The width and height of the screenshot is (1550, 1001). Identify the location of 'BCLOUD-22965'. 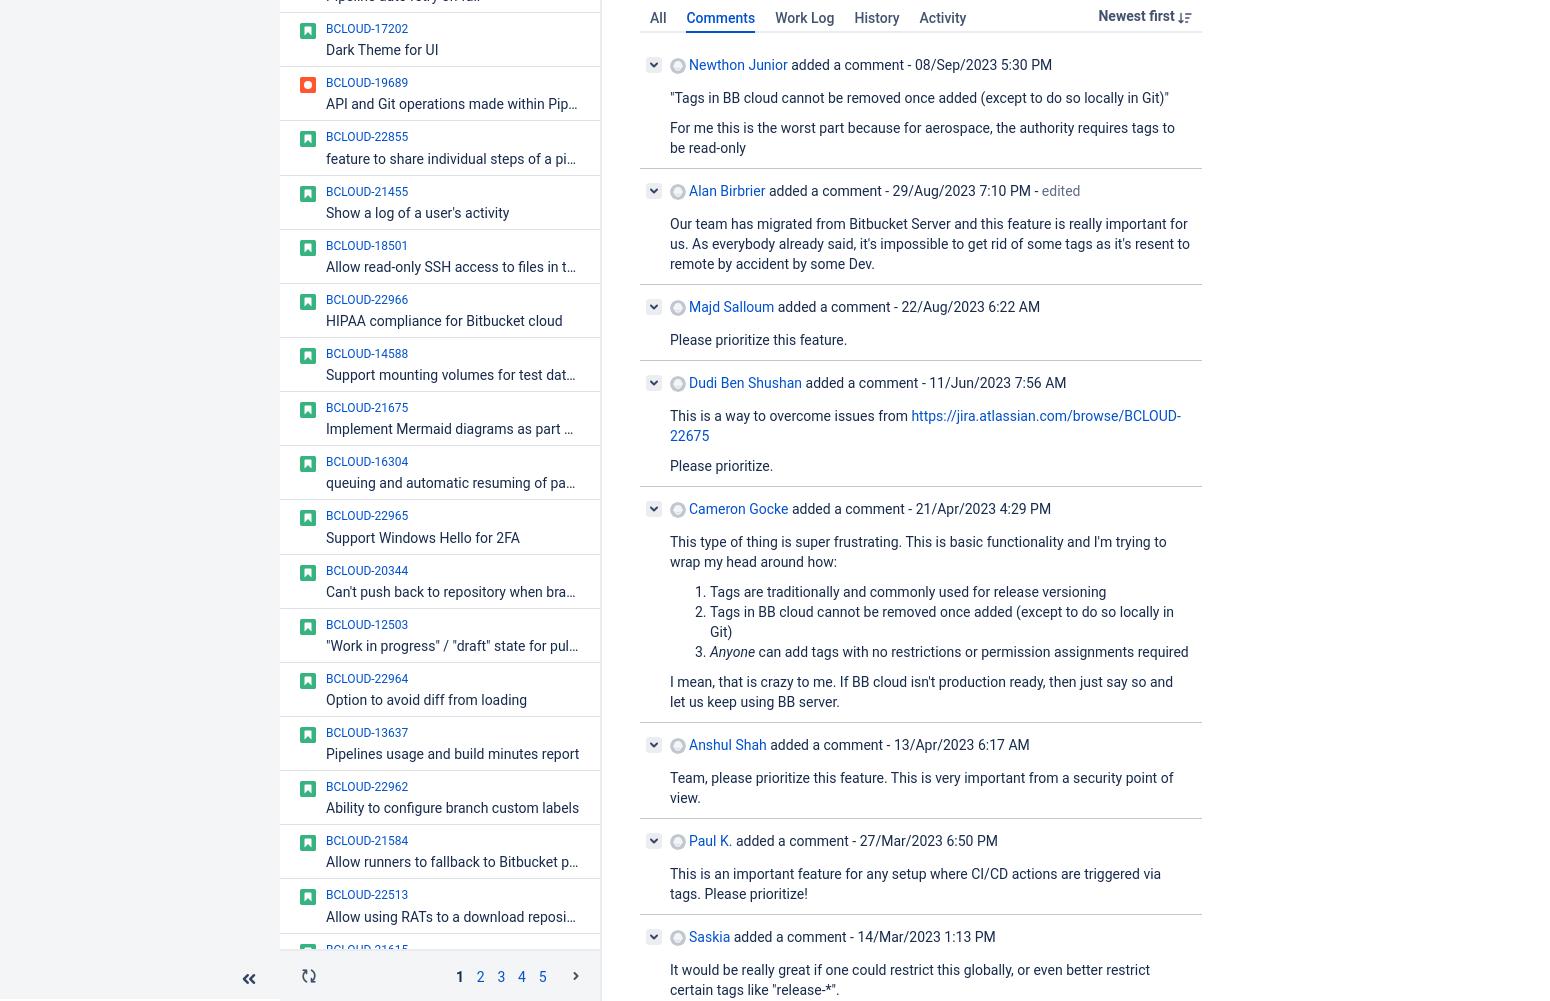
(324, 515).